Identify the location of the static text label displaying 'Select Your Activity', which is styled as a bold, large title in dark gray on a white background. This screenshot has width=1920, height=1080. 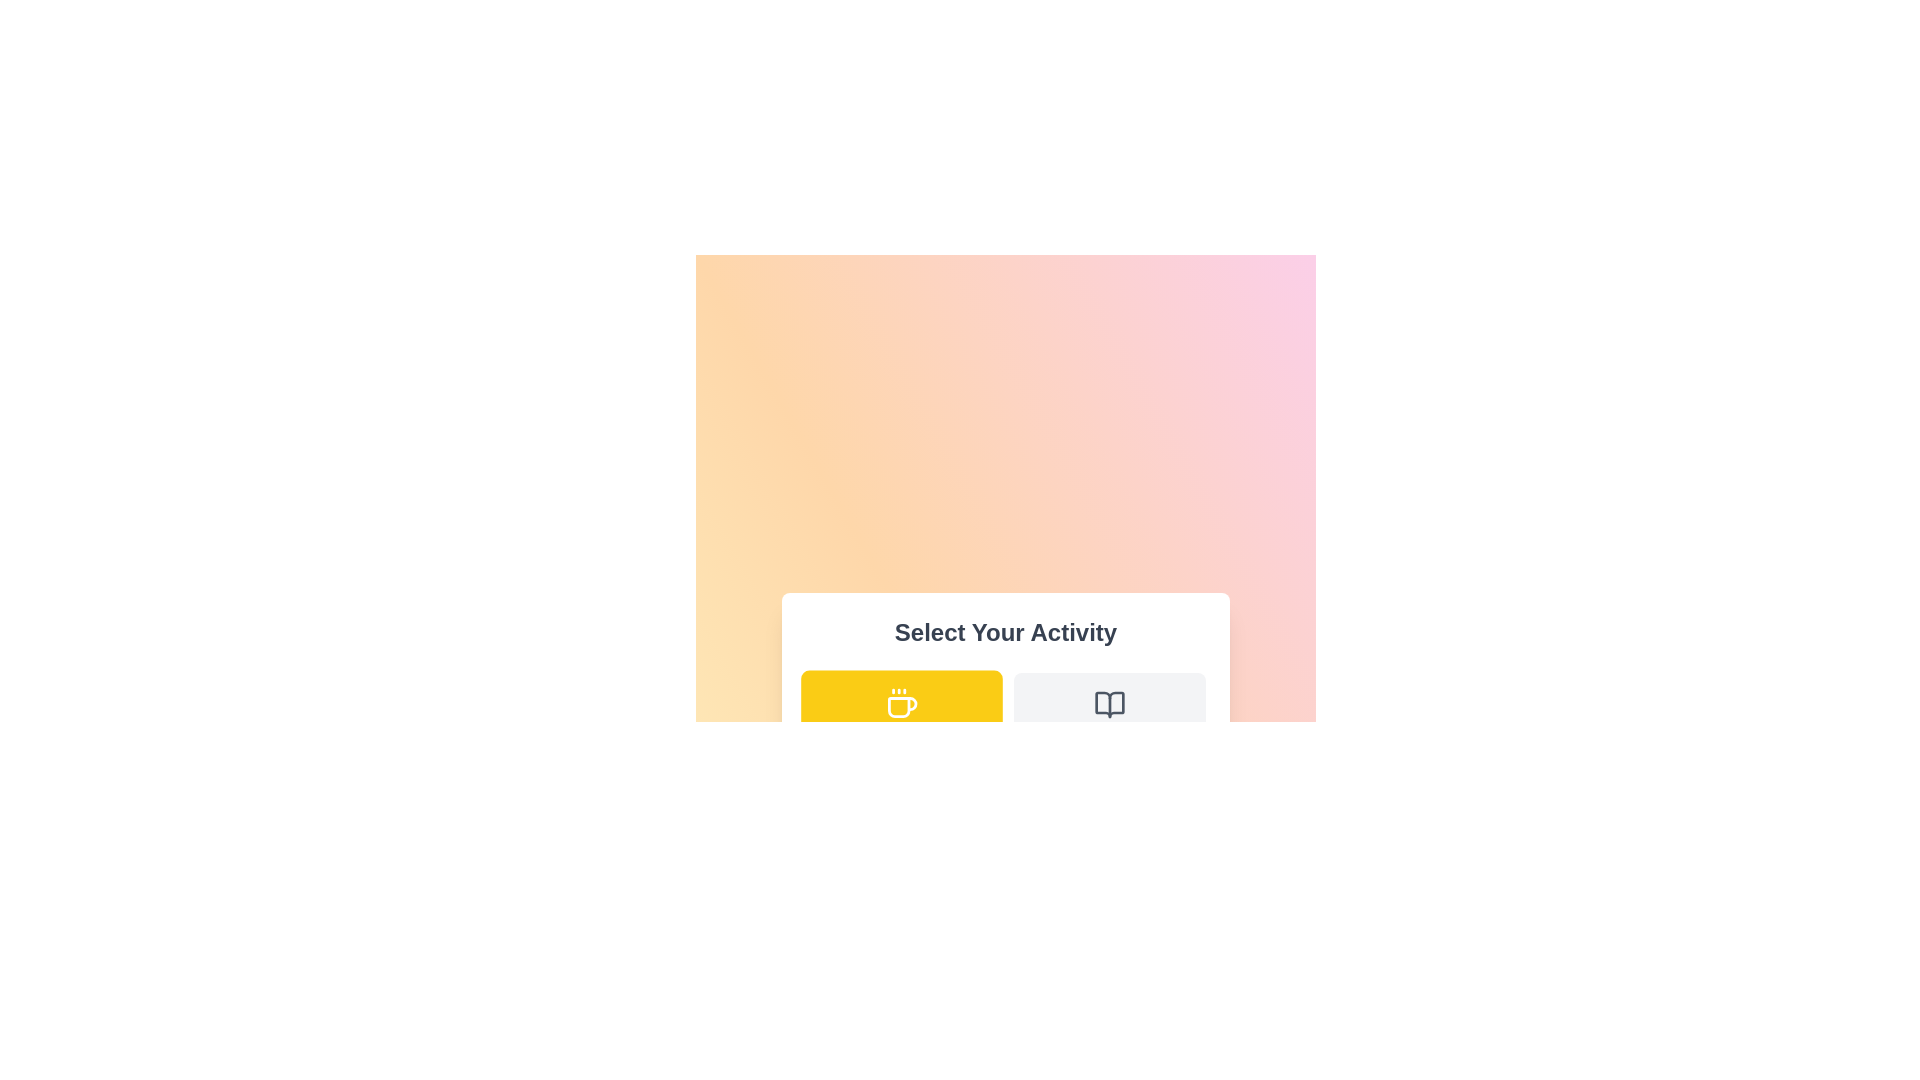
(1006, 632).